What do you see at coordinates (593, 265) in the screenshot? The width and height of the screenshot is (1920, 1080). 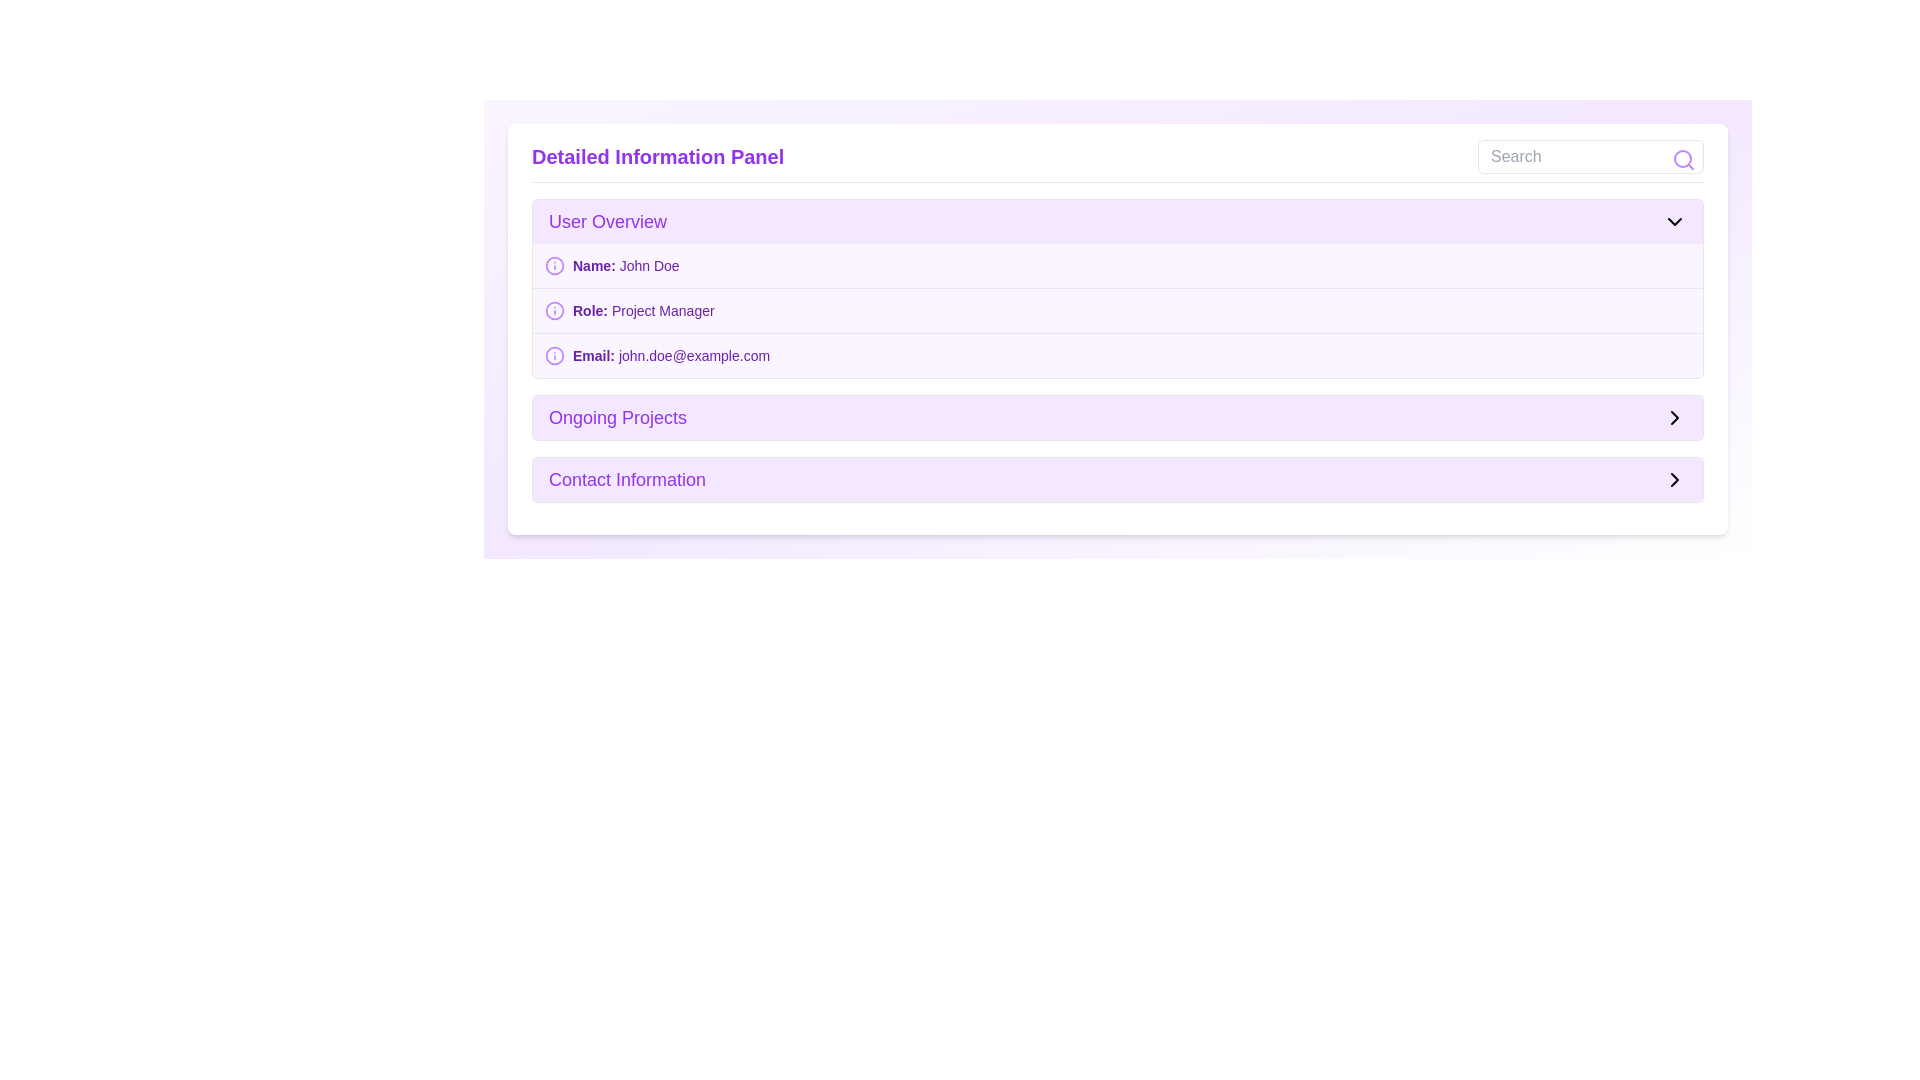 I see `the static text label displaying 'Name:' located in the 'User Overview' section, which is styled in bold purple font and positioned at the upper left of the section` at bounding box center [593, 265].